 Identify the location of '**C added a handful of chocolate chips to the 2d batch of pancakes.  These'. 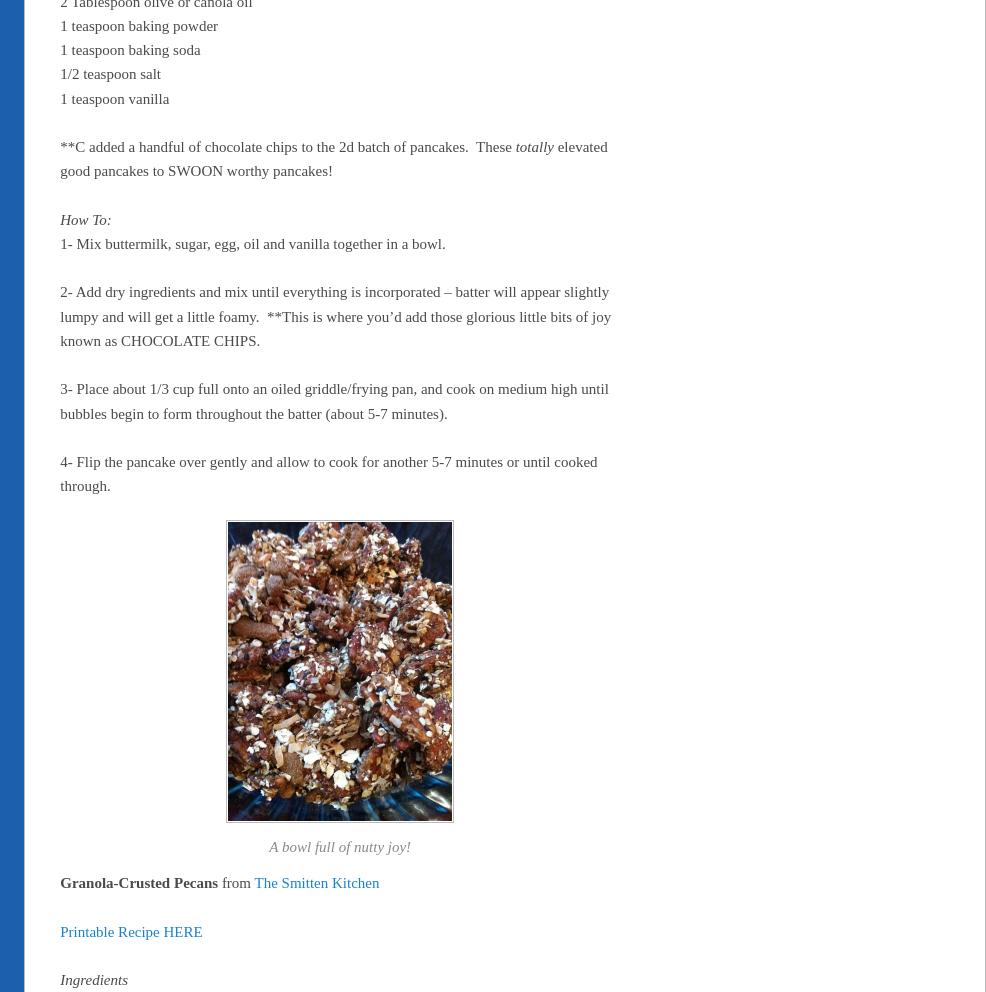
(287, 147).